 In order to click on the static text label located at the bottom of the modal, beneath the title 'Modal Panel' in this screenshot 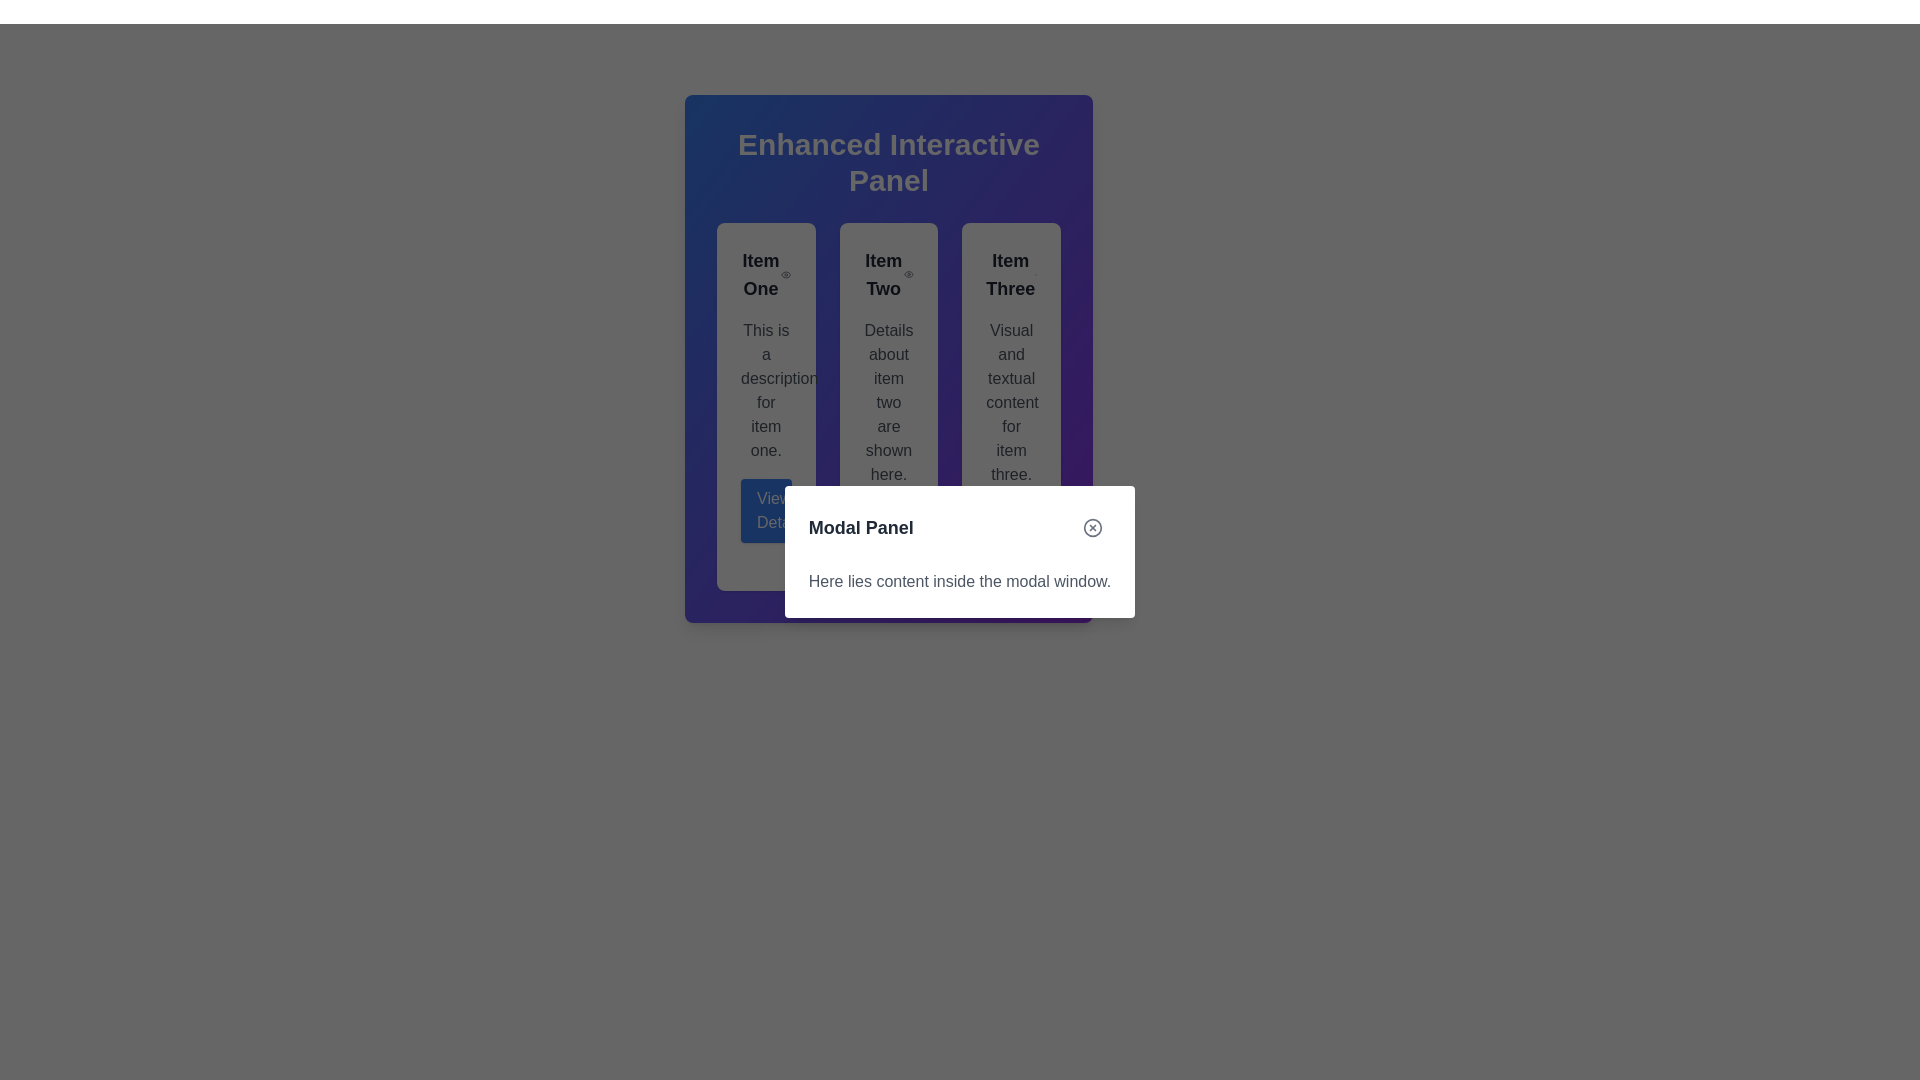, I will do `click(960, 582)`.